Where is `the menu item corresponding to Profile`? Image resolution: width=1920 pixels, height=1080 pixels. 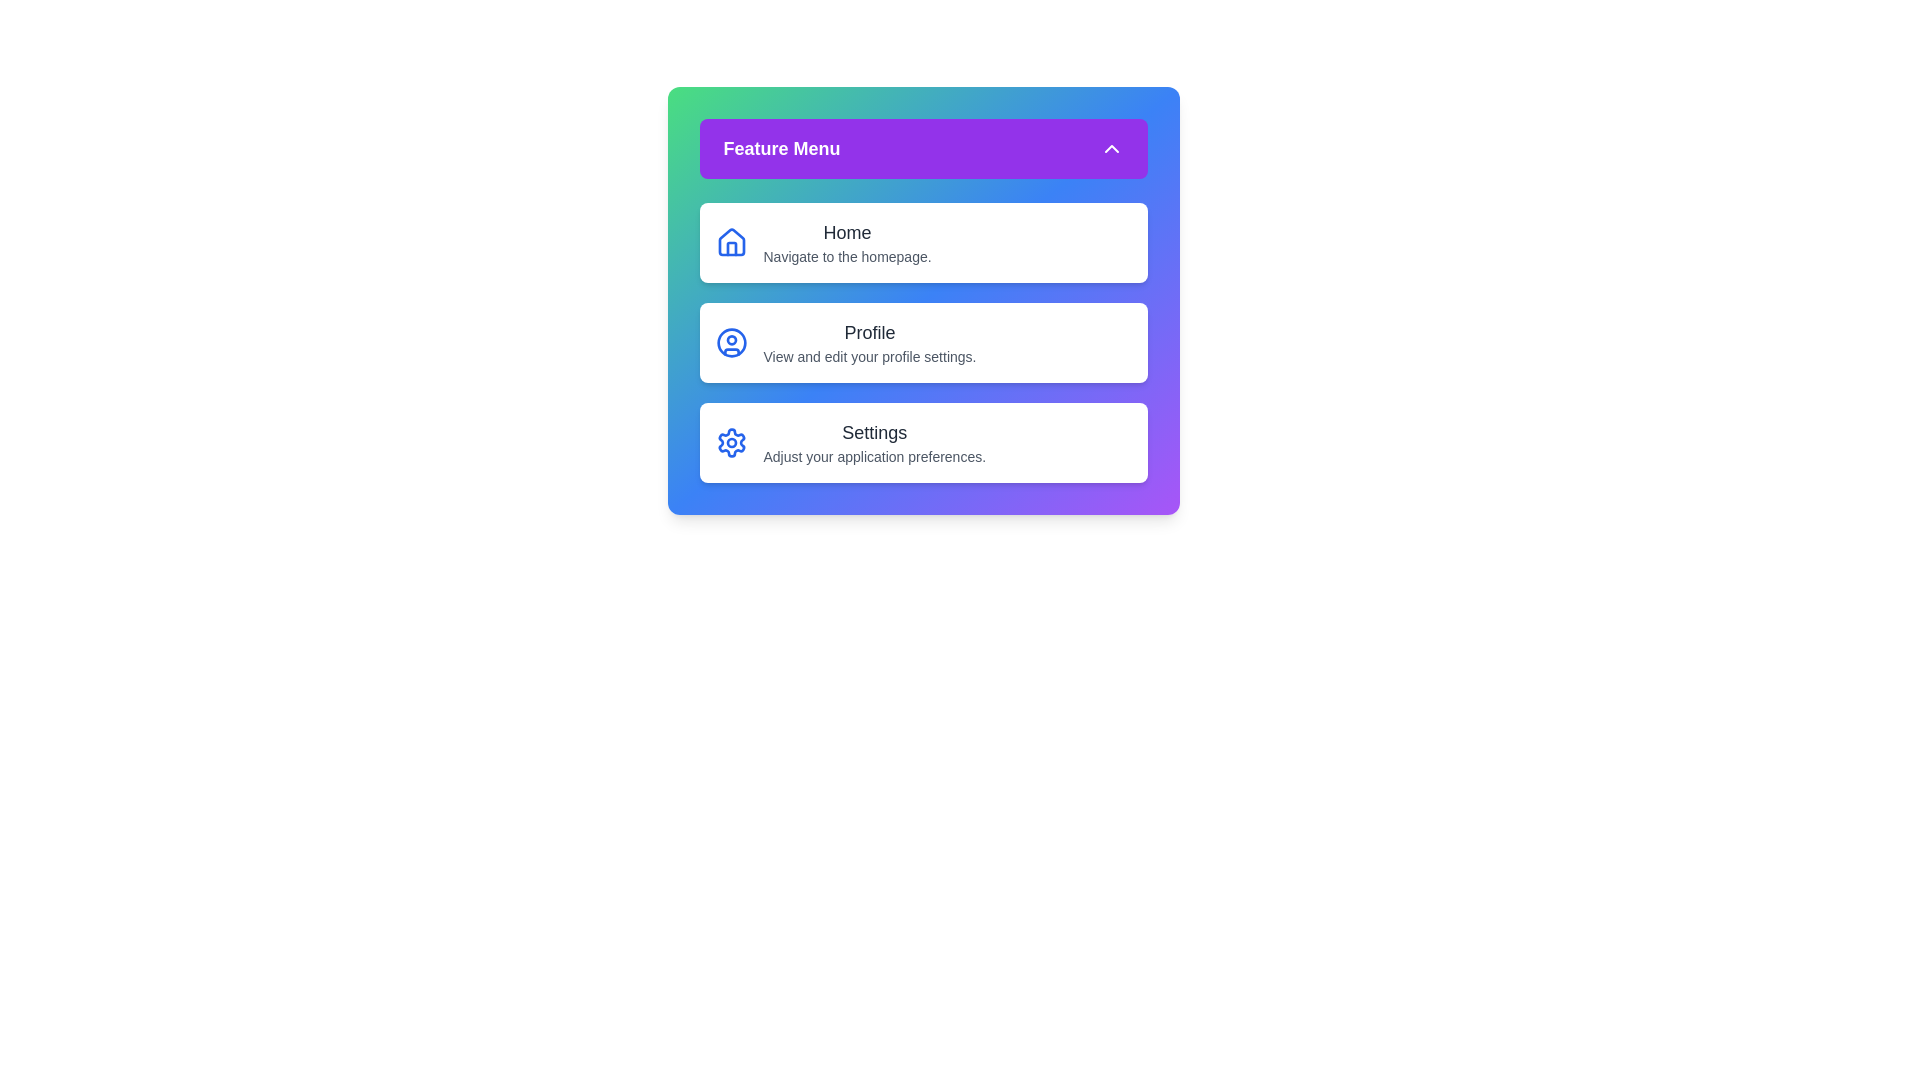
the menu item corresponding to Profile is located at coordinates (922, 342).